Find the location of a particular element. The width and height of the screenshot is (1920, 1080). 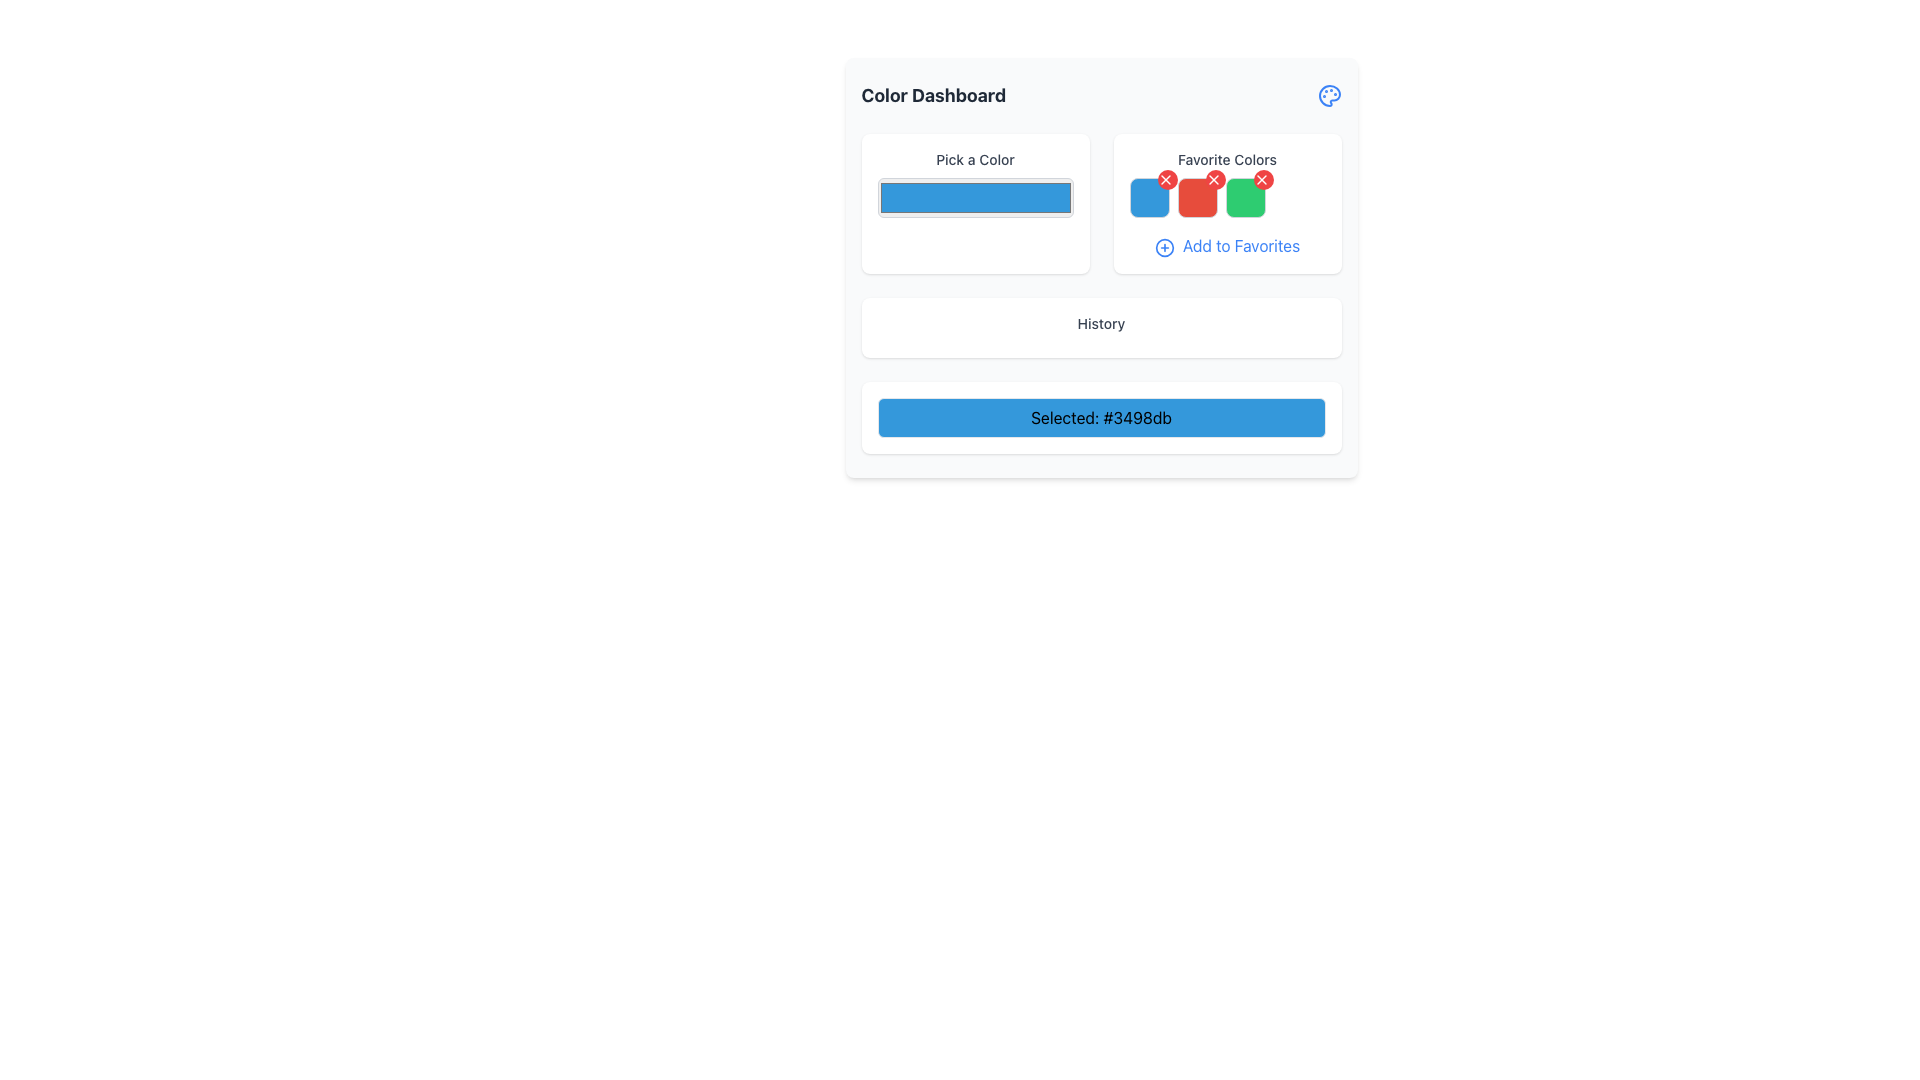

the small circular red button with a white 'X' icon at the top-right corner of the red square in the 'Favorite Colors' section is located at coordinates (1167, 180).